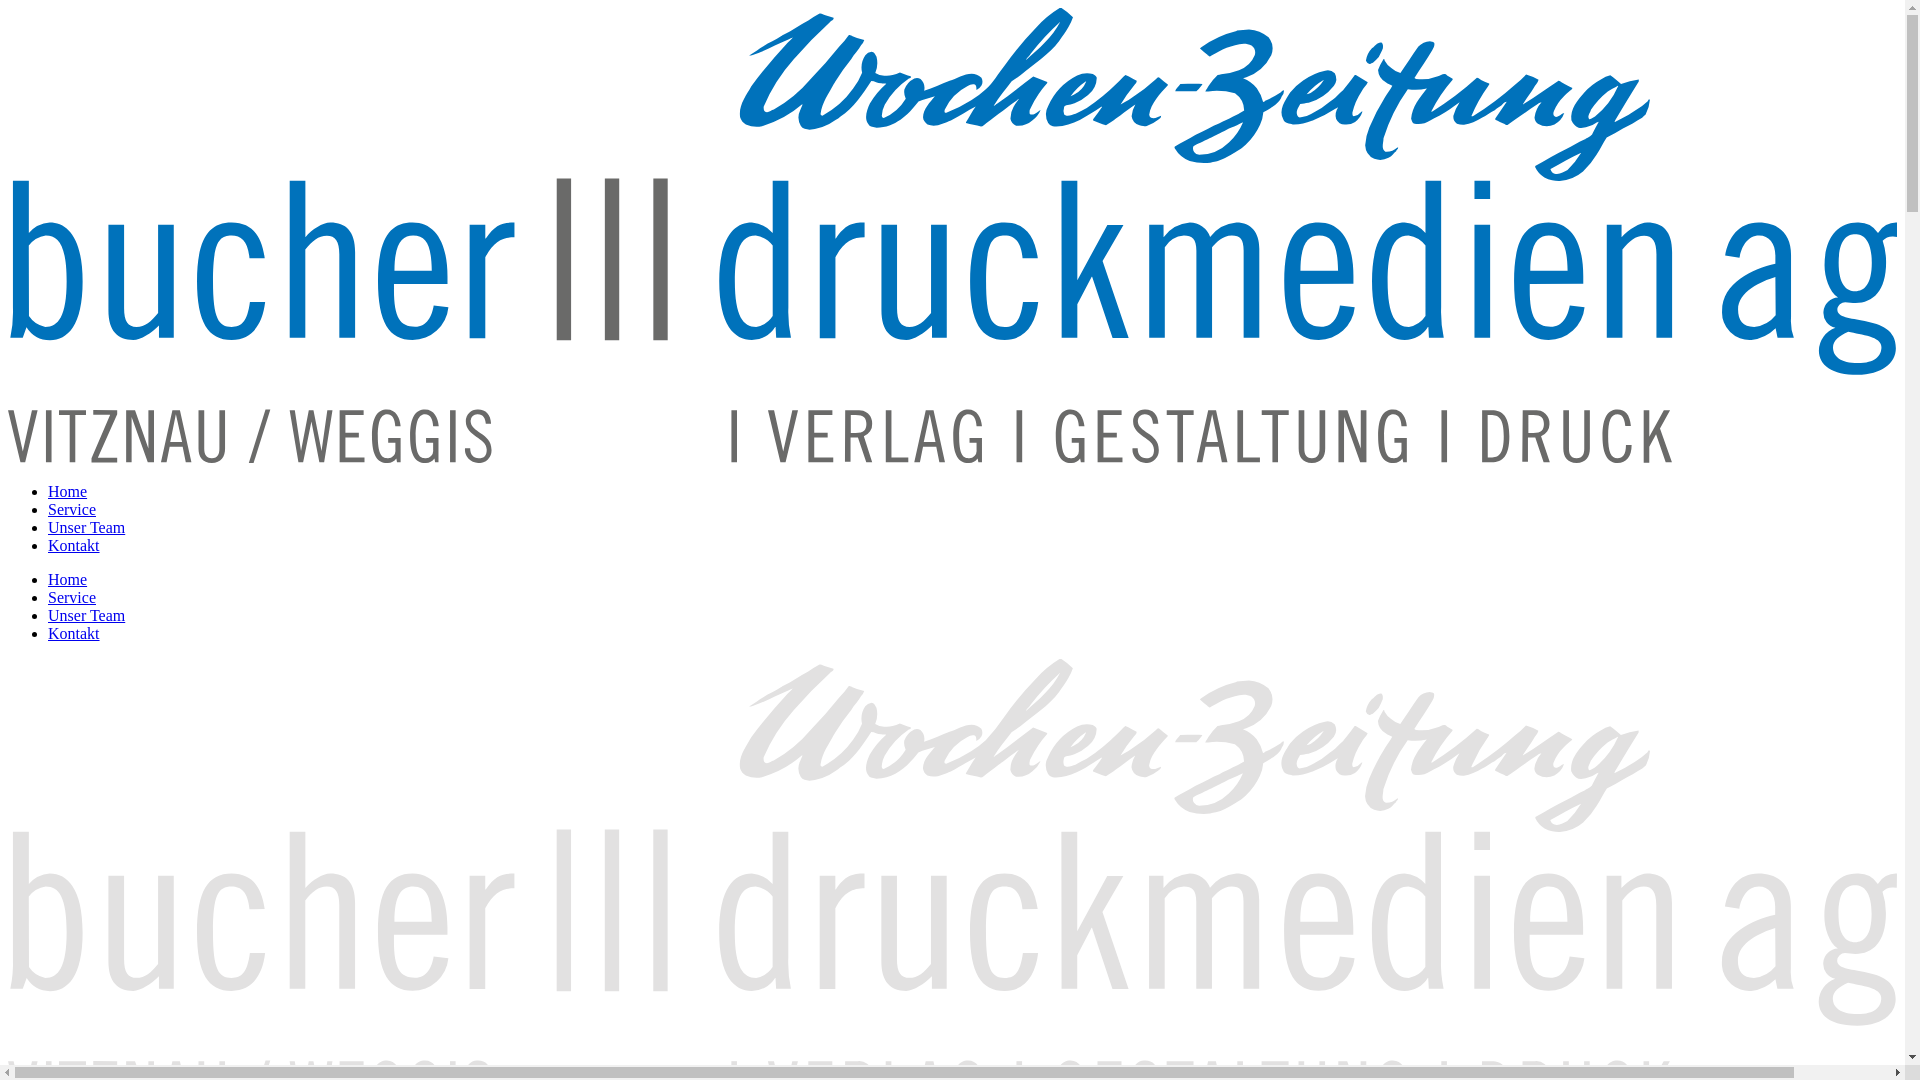  Describe the element at coordinates (72, 596) in the screenshot. I see `'Service'` at that location.